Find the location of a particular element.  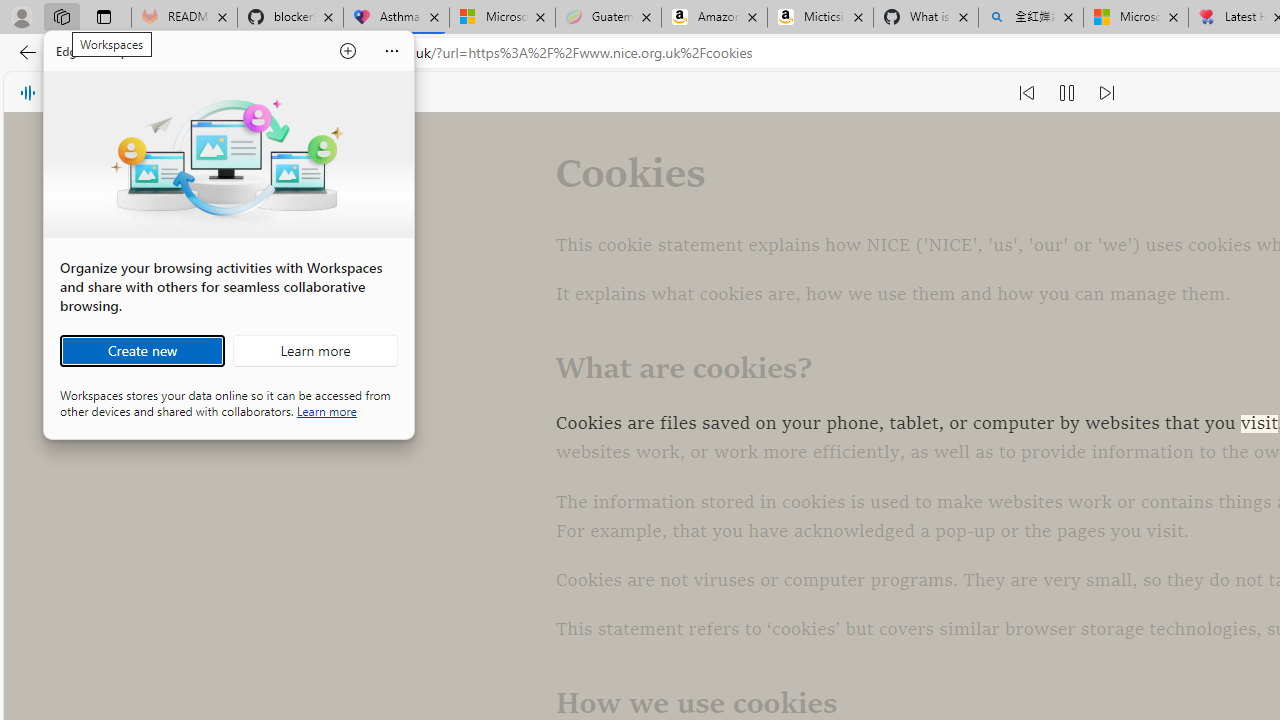

'Create new workspace' is located at coordinates (141, 350).